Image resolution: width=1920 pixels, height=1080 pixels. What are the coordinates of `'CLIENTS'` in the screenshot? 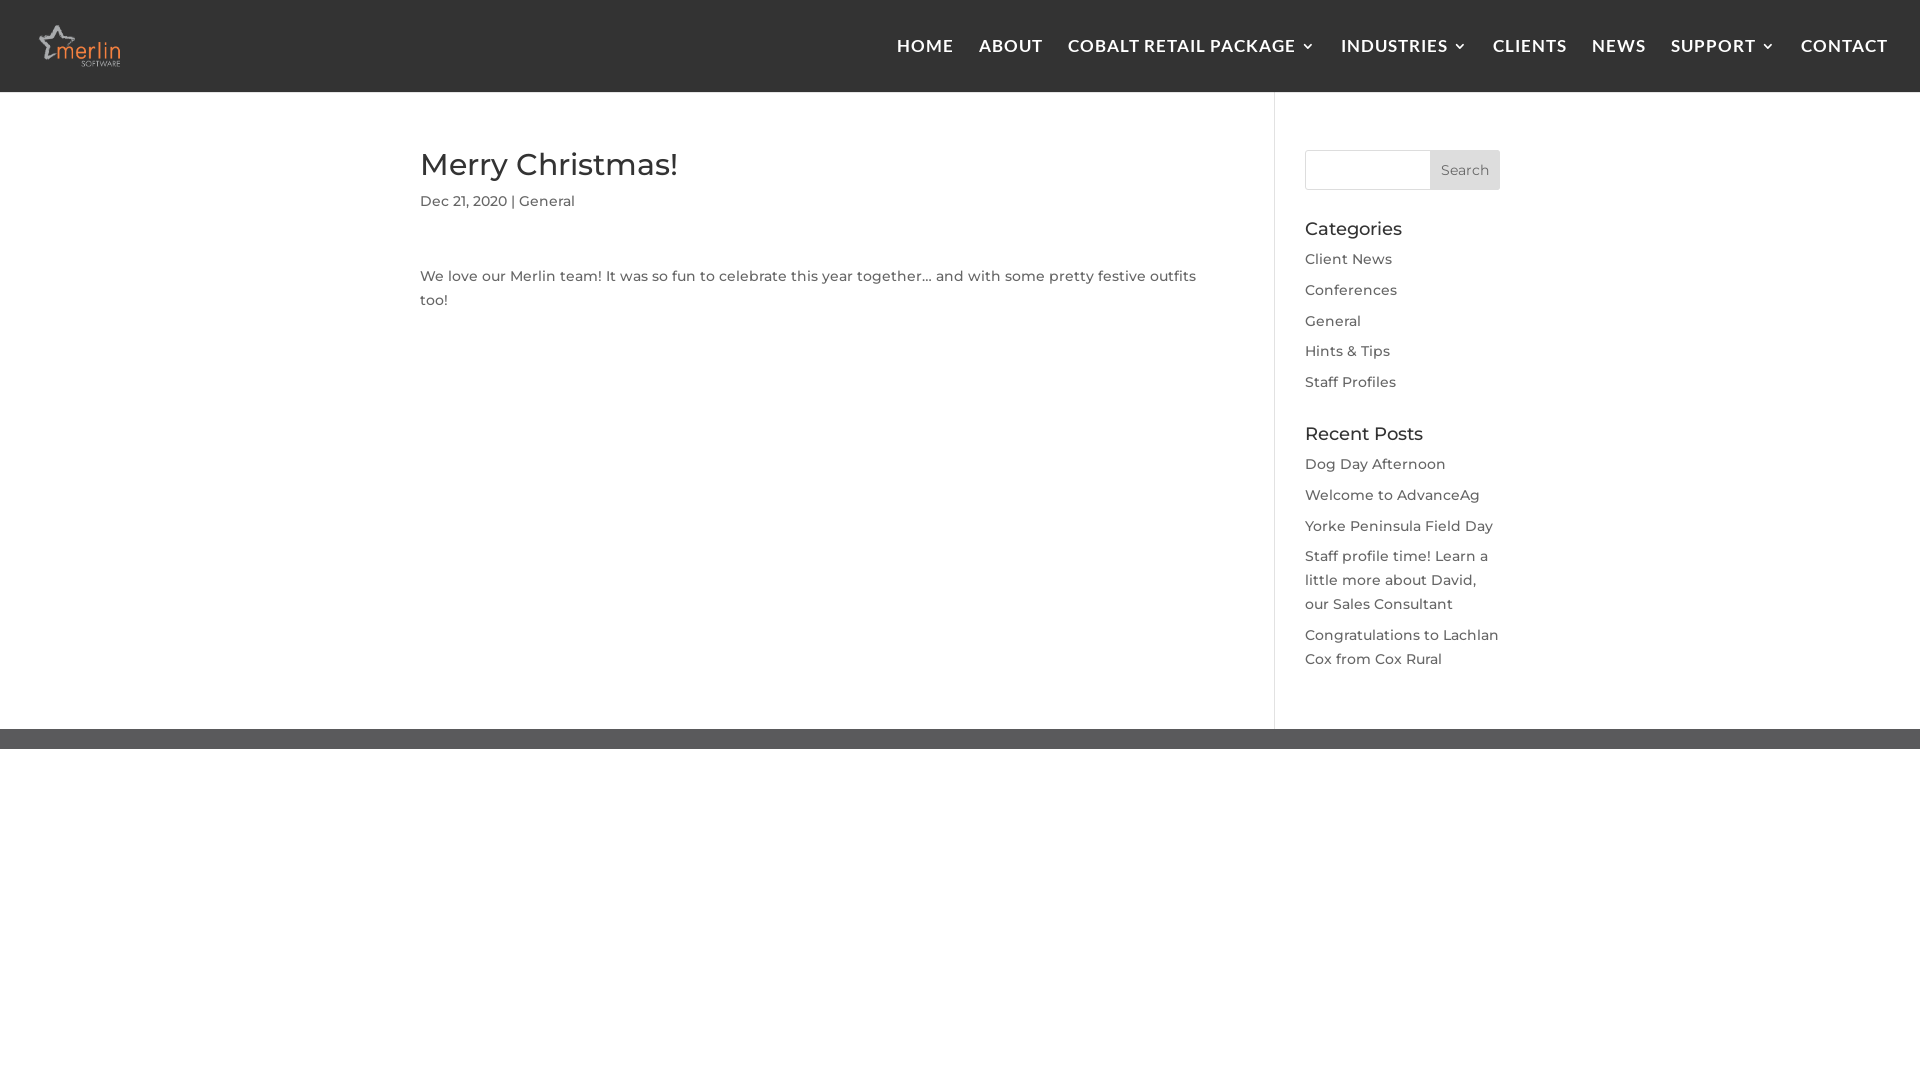 It's located at (1529, 64).